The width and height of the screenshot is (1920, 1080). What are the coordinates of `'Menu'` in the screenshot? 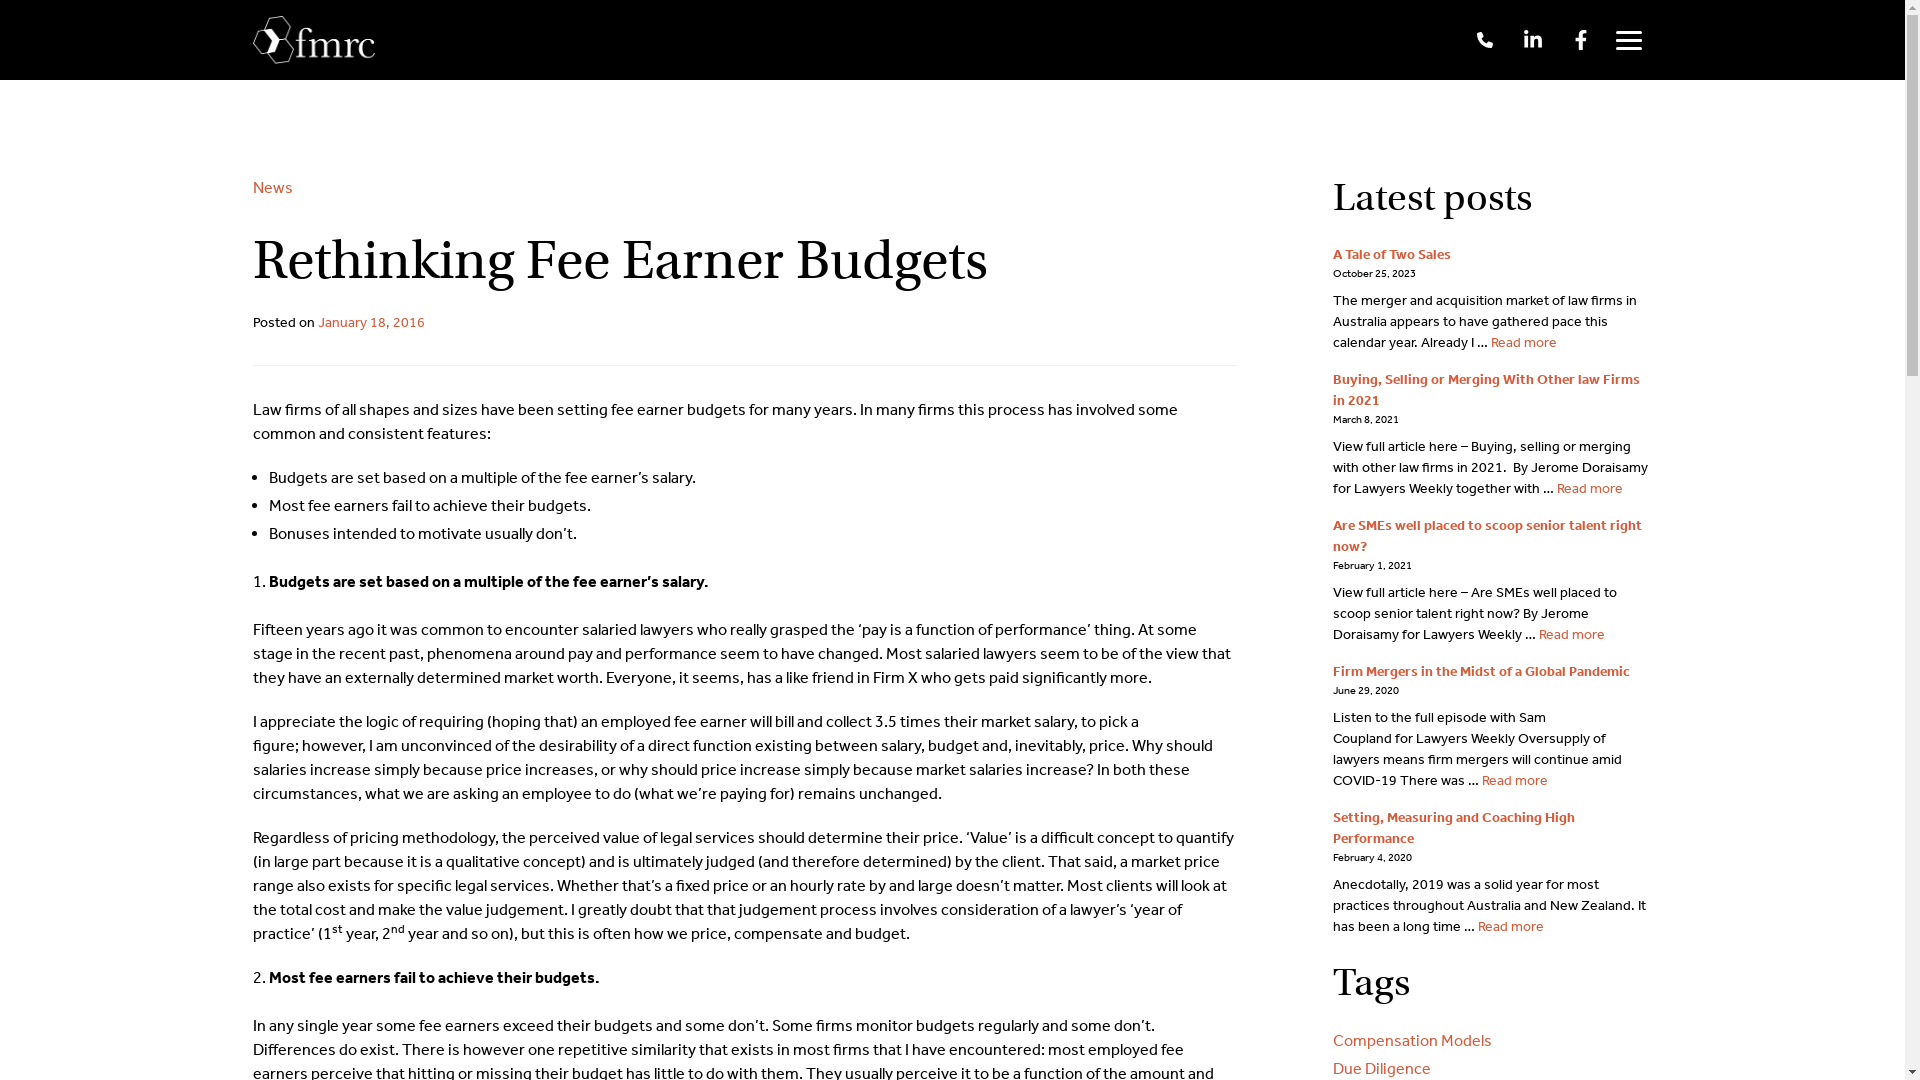 It's located at (1603, 39).